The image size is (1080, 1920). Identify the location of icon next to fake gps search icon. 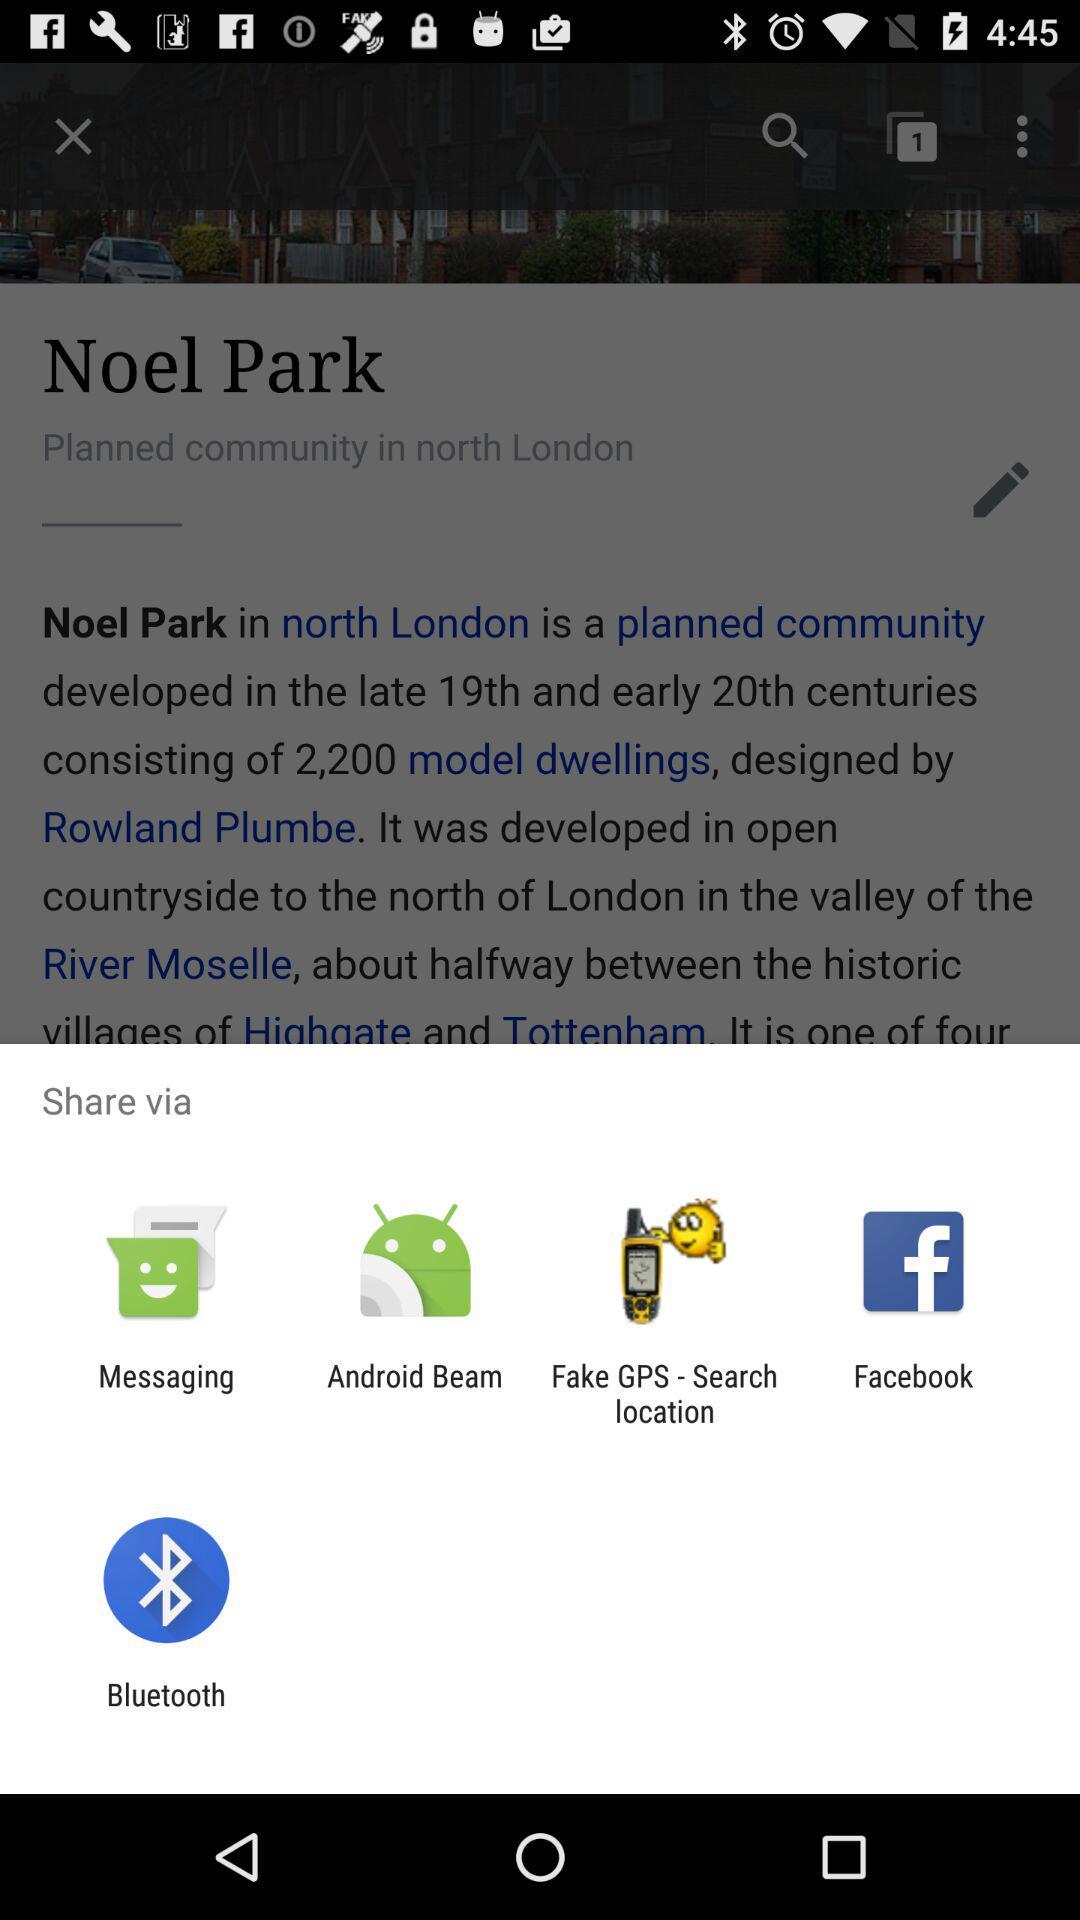
(414, 1392).